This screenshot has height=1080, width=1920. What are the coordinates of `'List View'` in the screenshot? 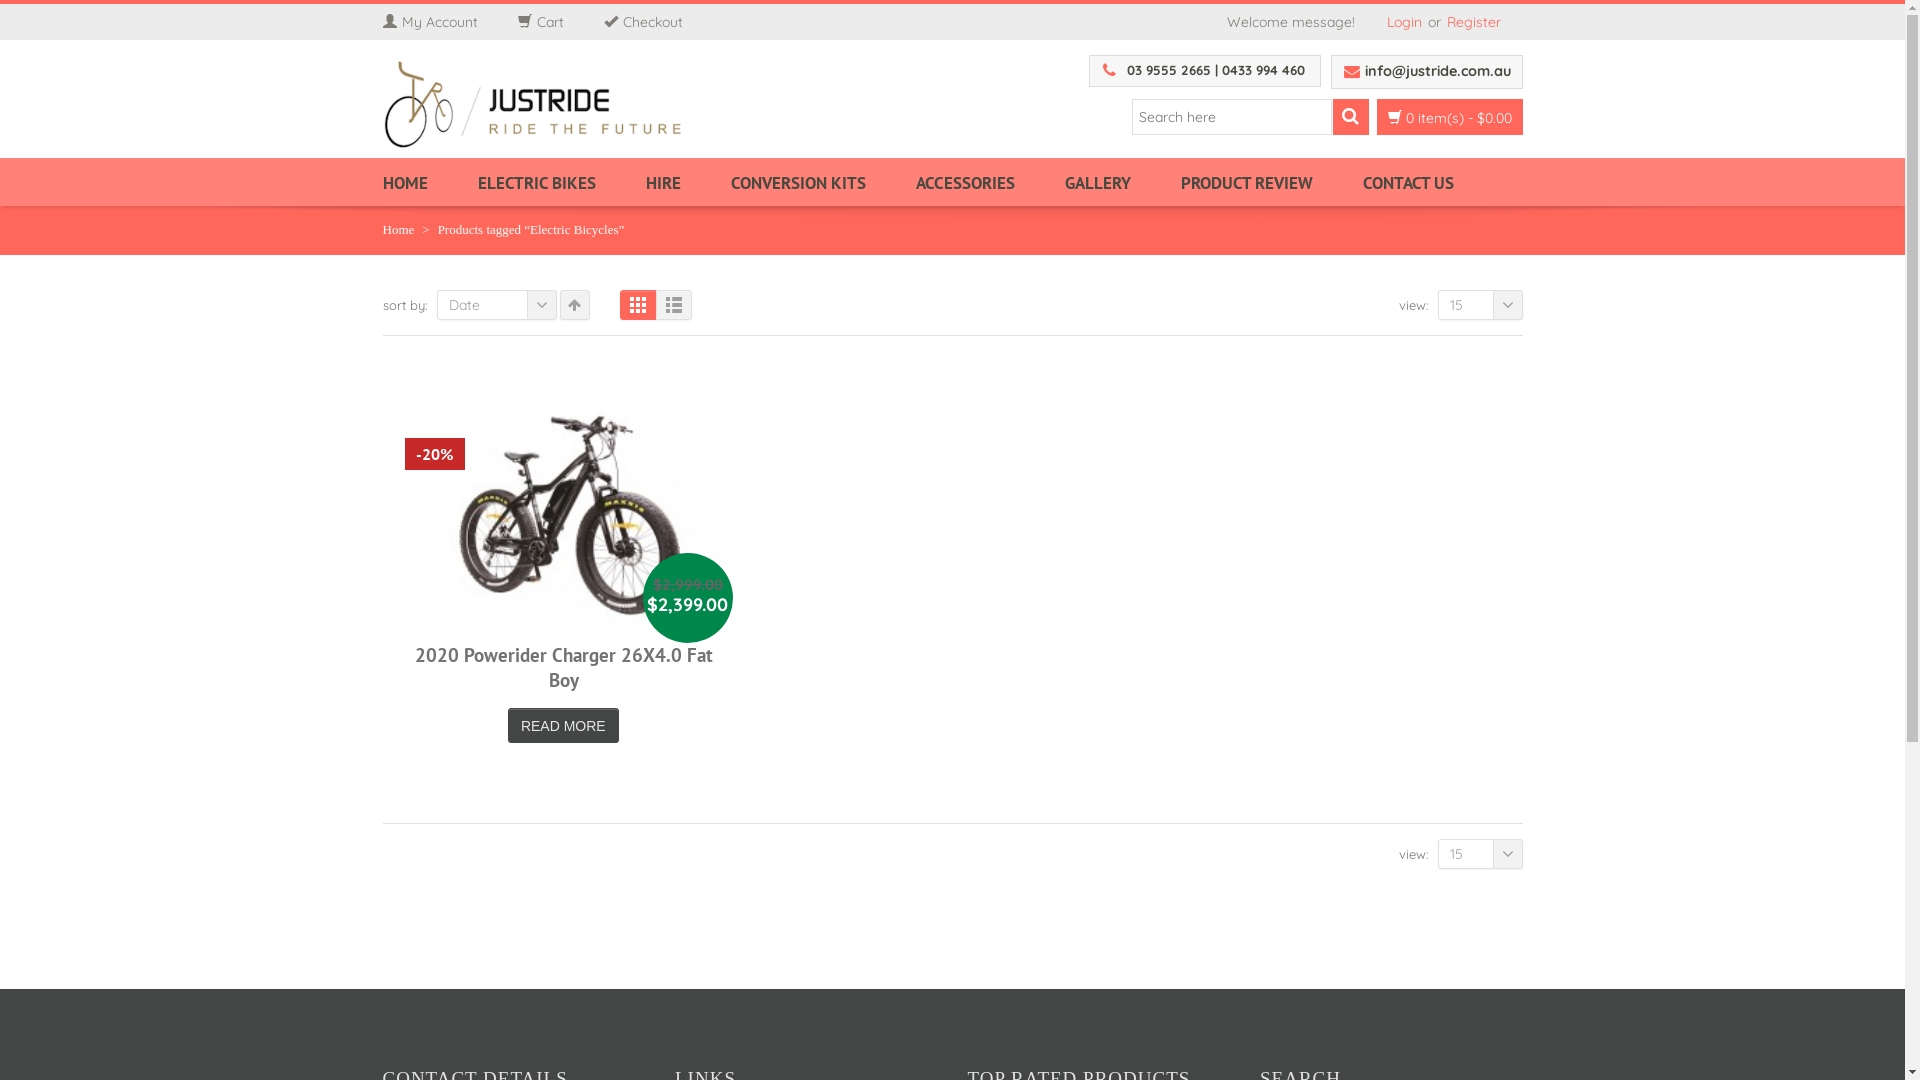 It's located at (673, 304).